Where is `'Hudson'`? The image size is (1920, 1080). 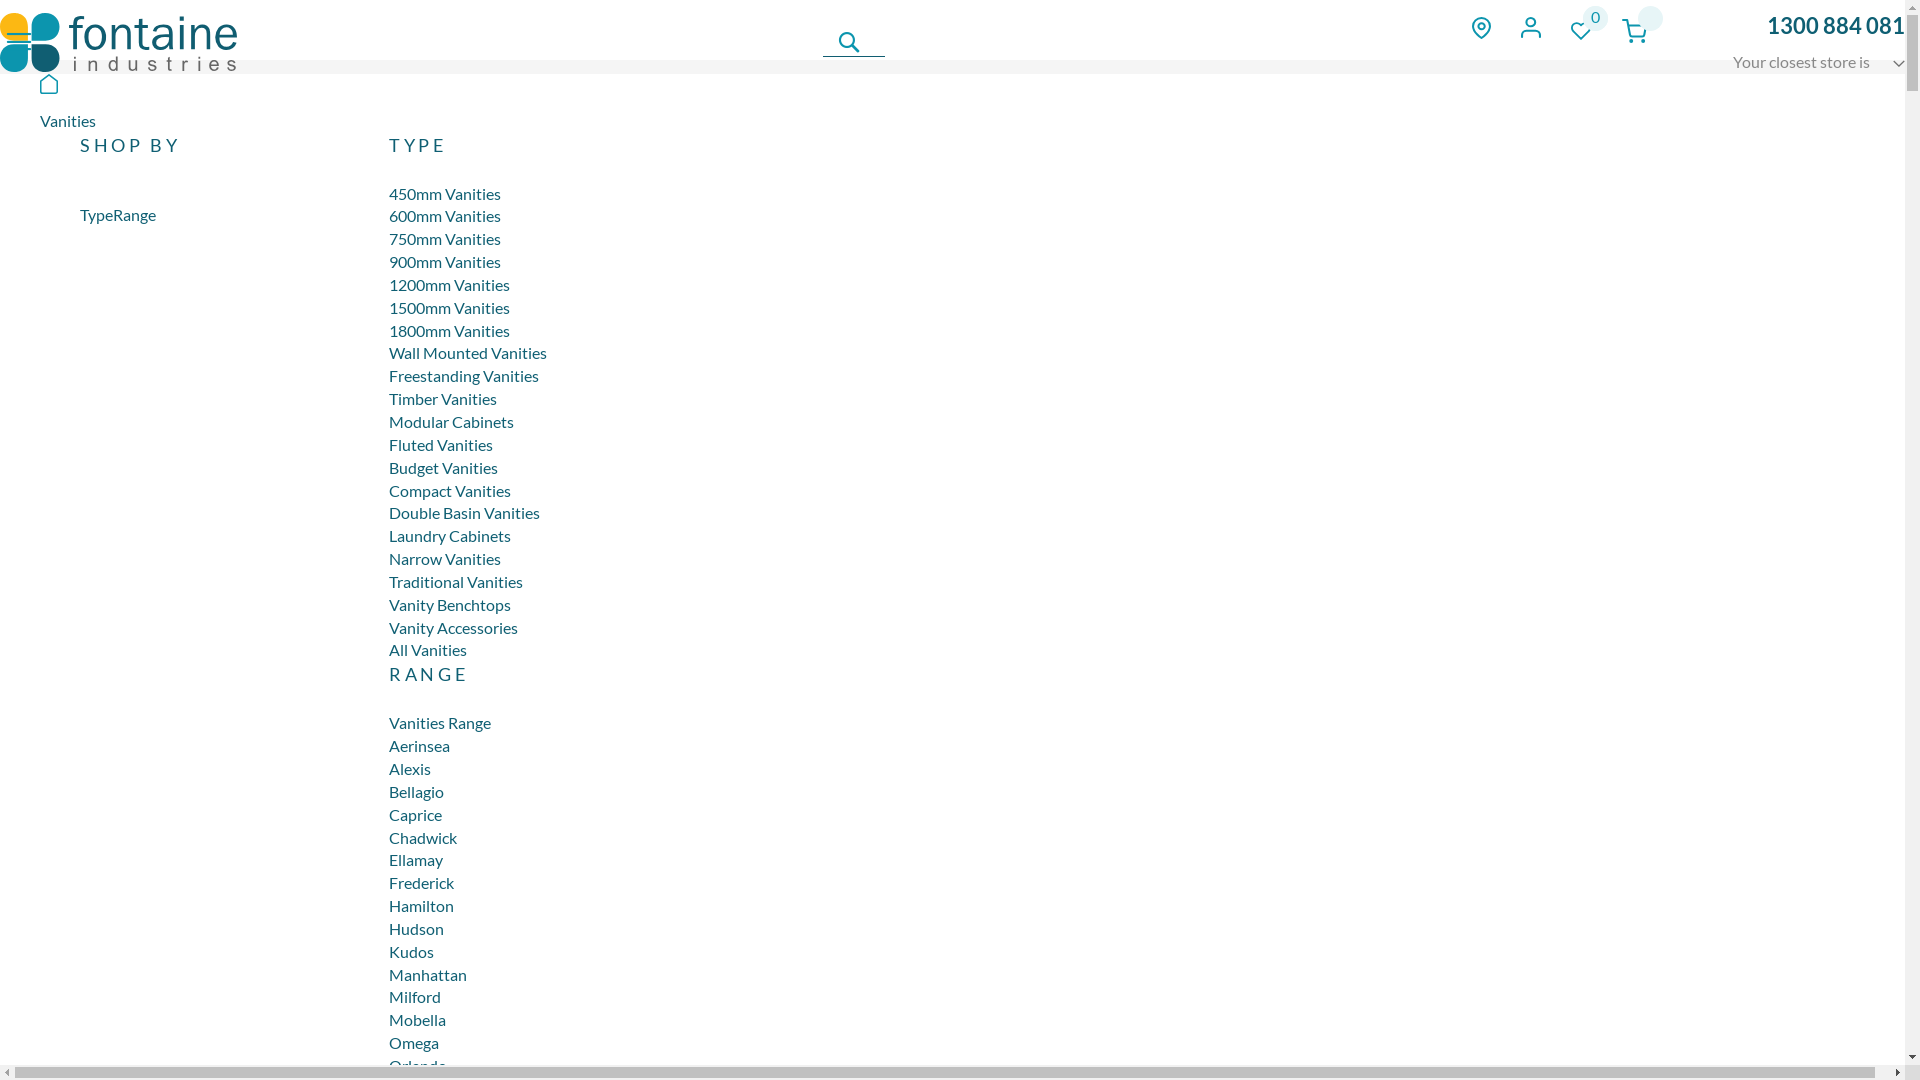 'Hudson' is located at coordinates (415, 928).